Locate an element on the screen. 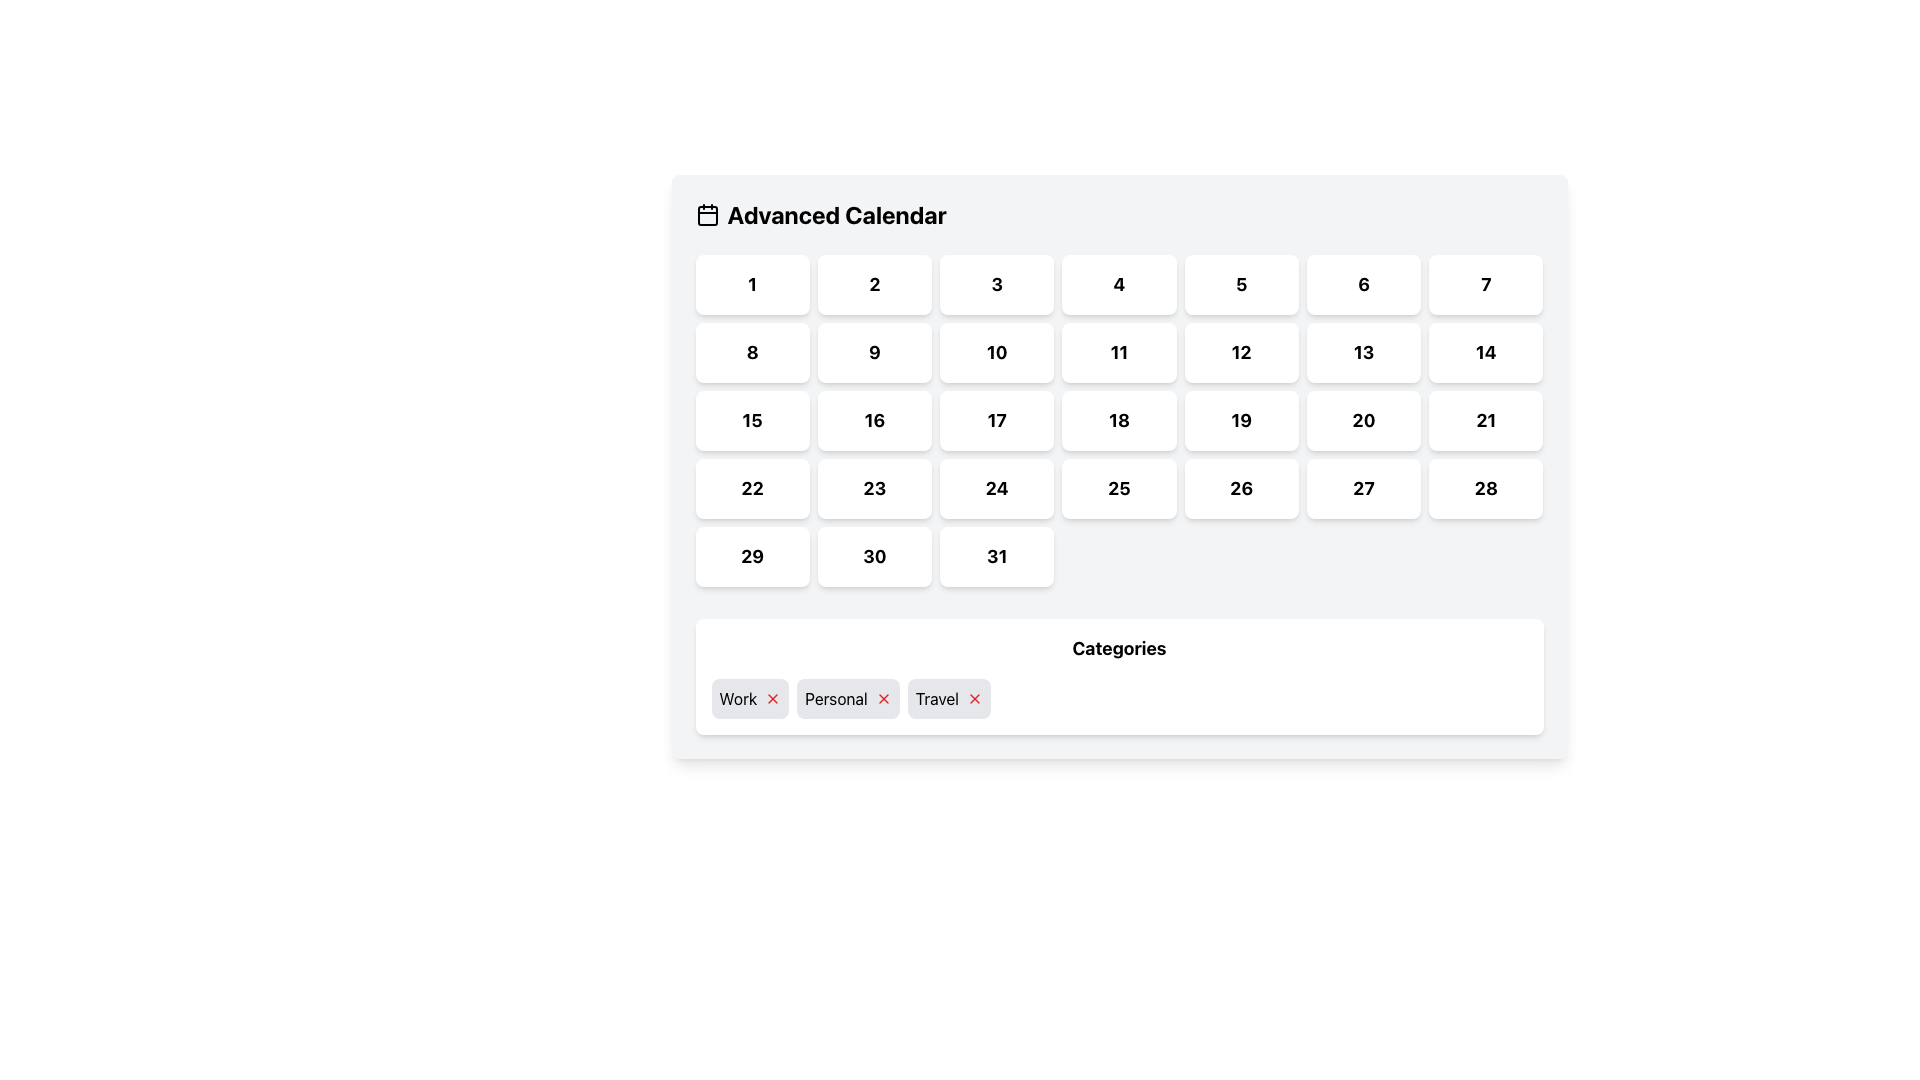 This screenshot has width=1920, height=1080. the red 'X' button located immediately to the right of the 'Work' tag is located at coordinates (772, 697).